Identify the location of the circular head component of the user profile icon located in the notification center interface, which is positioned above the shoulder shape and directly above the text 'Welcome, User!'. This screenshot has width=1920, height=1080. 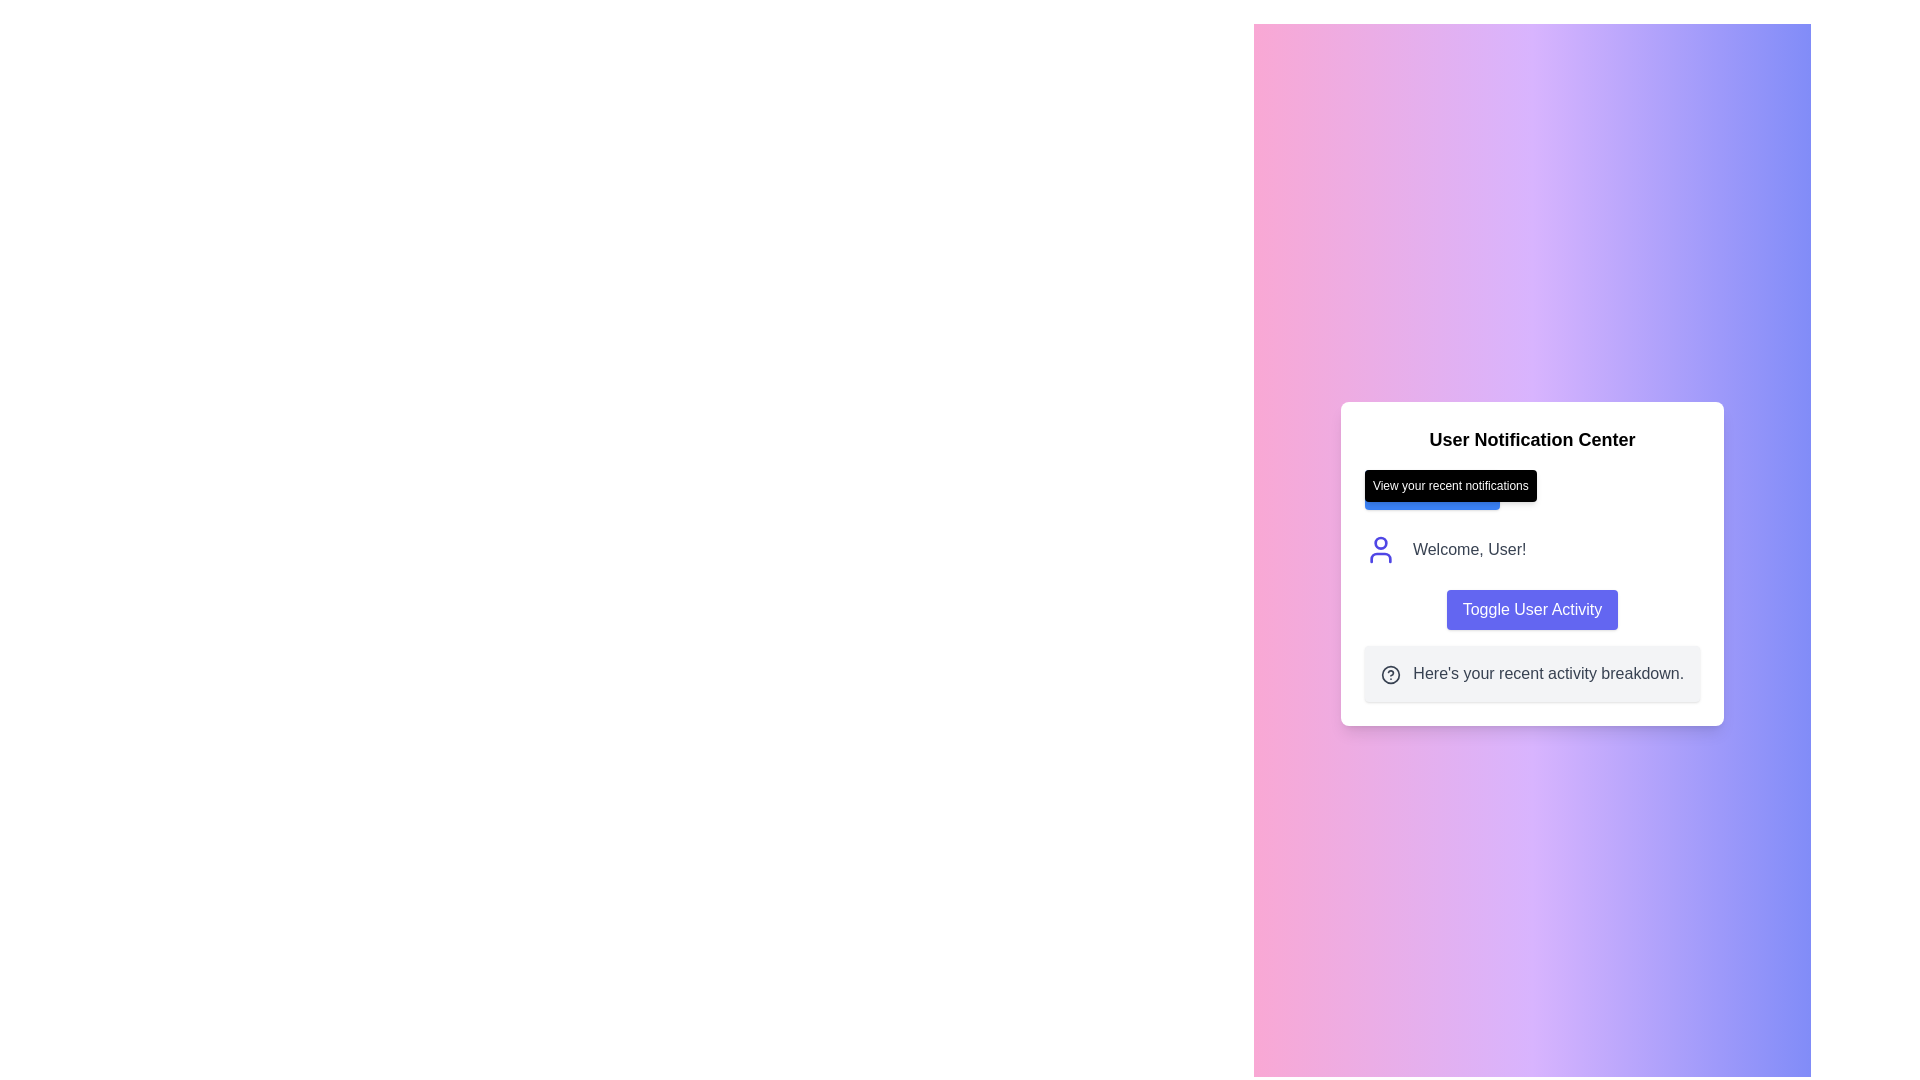
(1379, 543).